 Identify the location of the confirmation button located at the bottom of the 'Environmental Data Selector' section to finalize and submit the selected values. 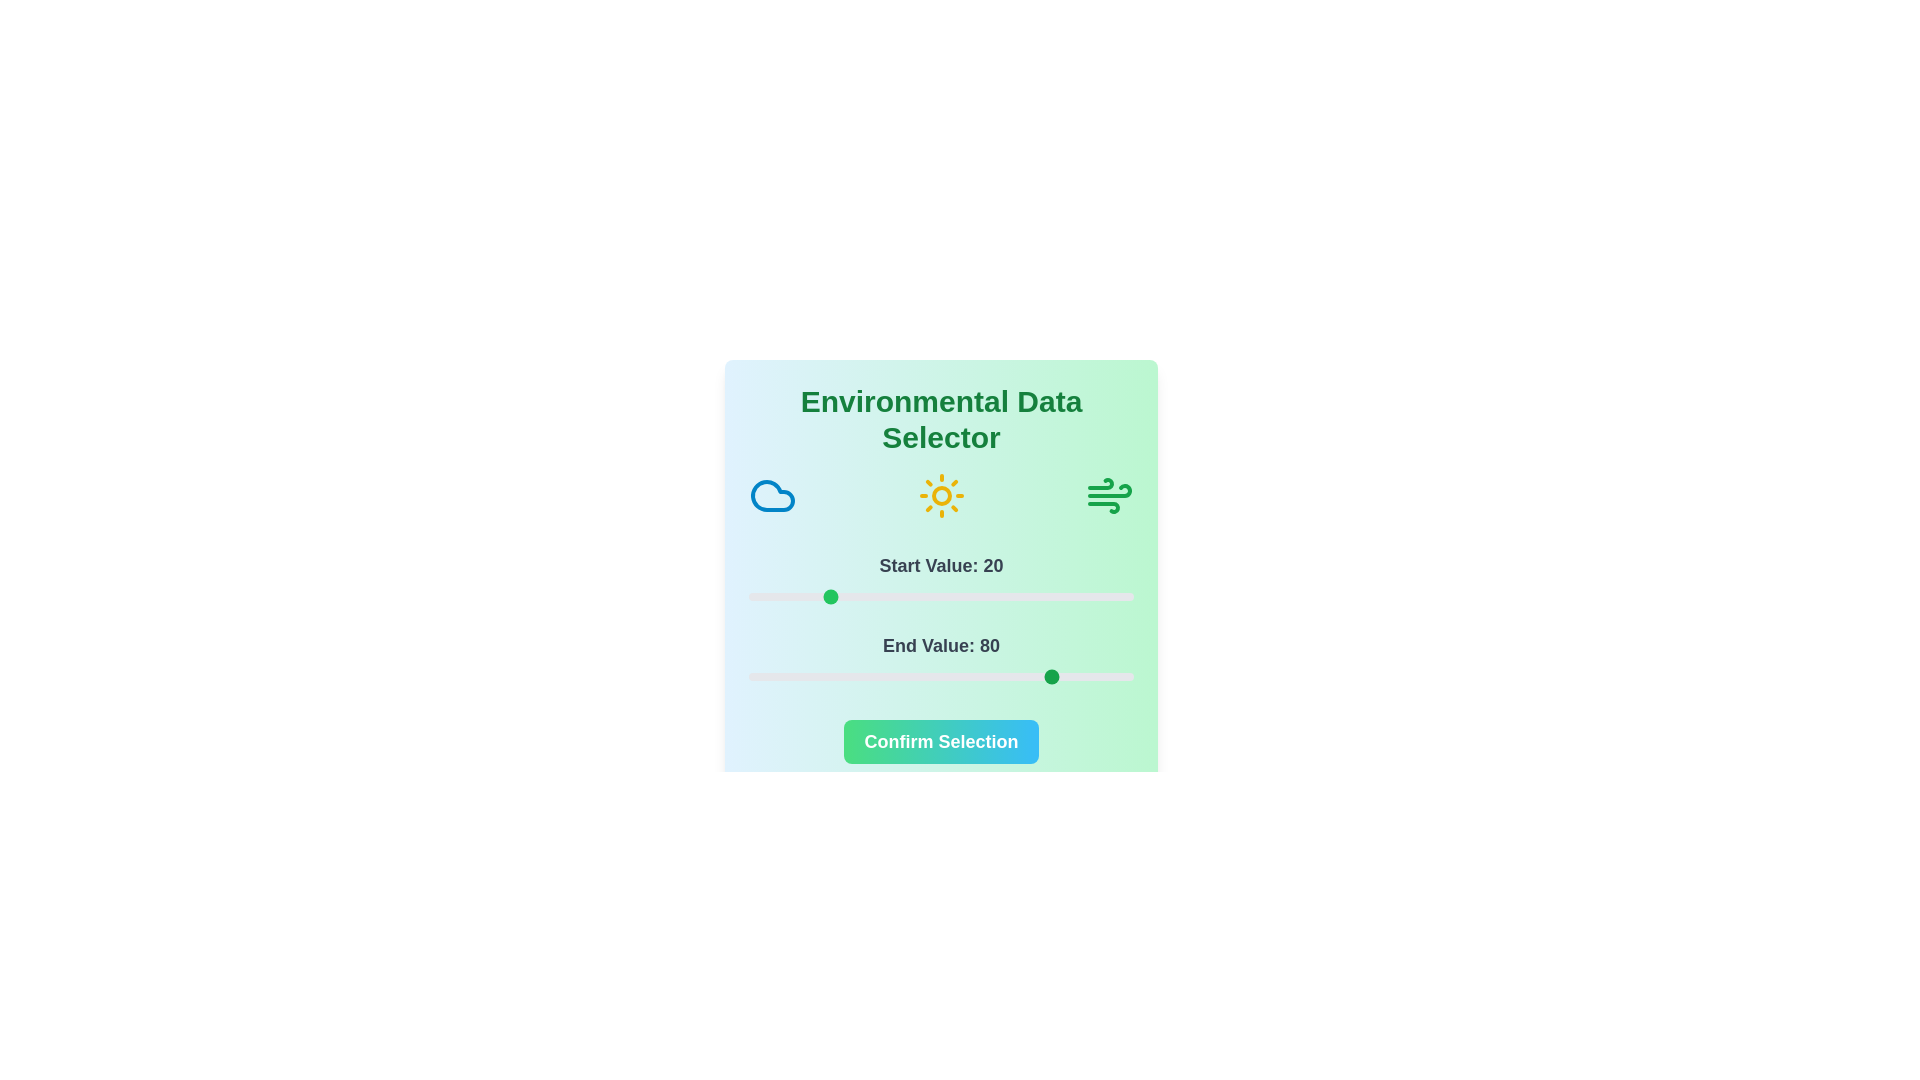
(940, 741).